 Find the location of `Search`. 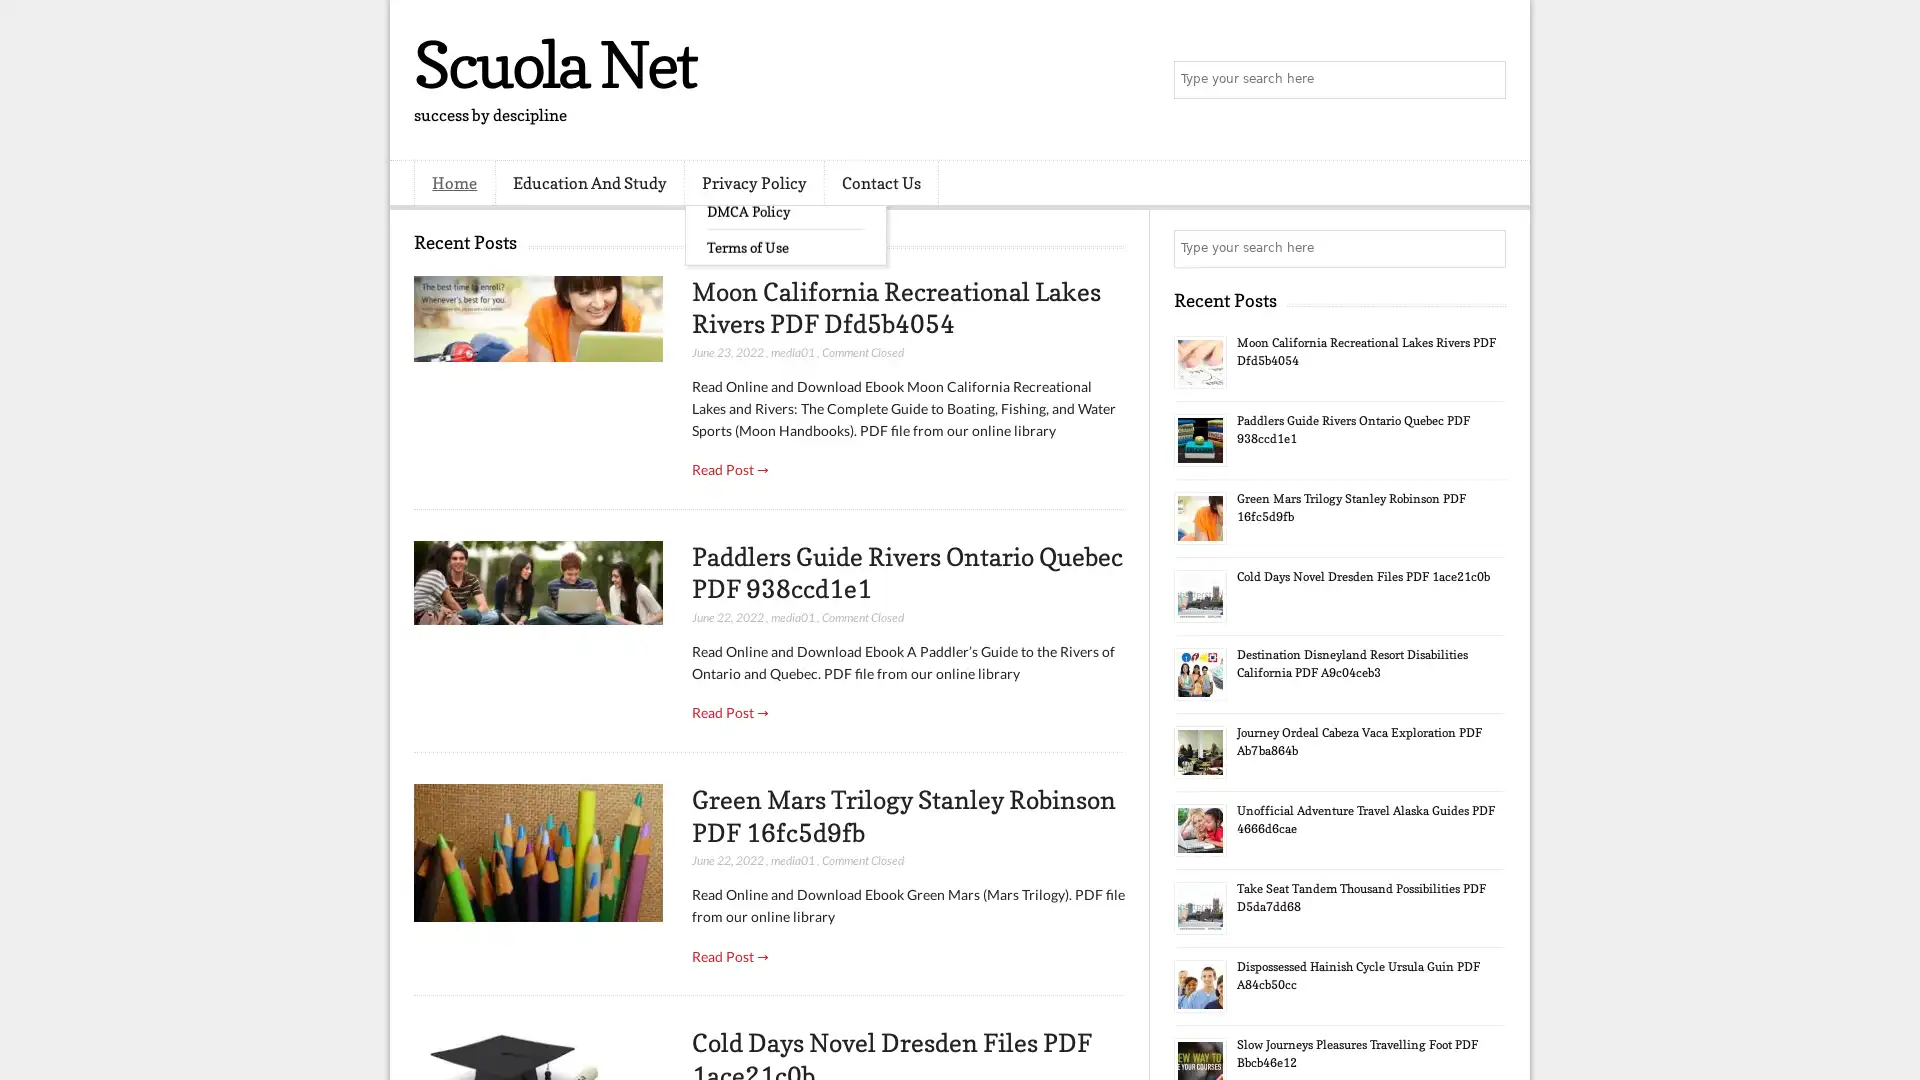

Search is located at coordinates (1485, 80).